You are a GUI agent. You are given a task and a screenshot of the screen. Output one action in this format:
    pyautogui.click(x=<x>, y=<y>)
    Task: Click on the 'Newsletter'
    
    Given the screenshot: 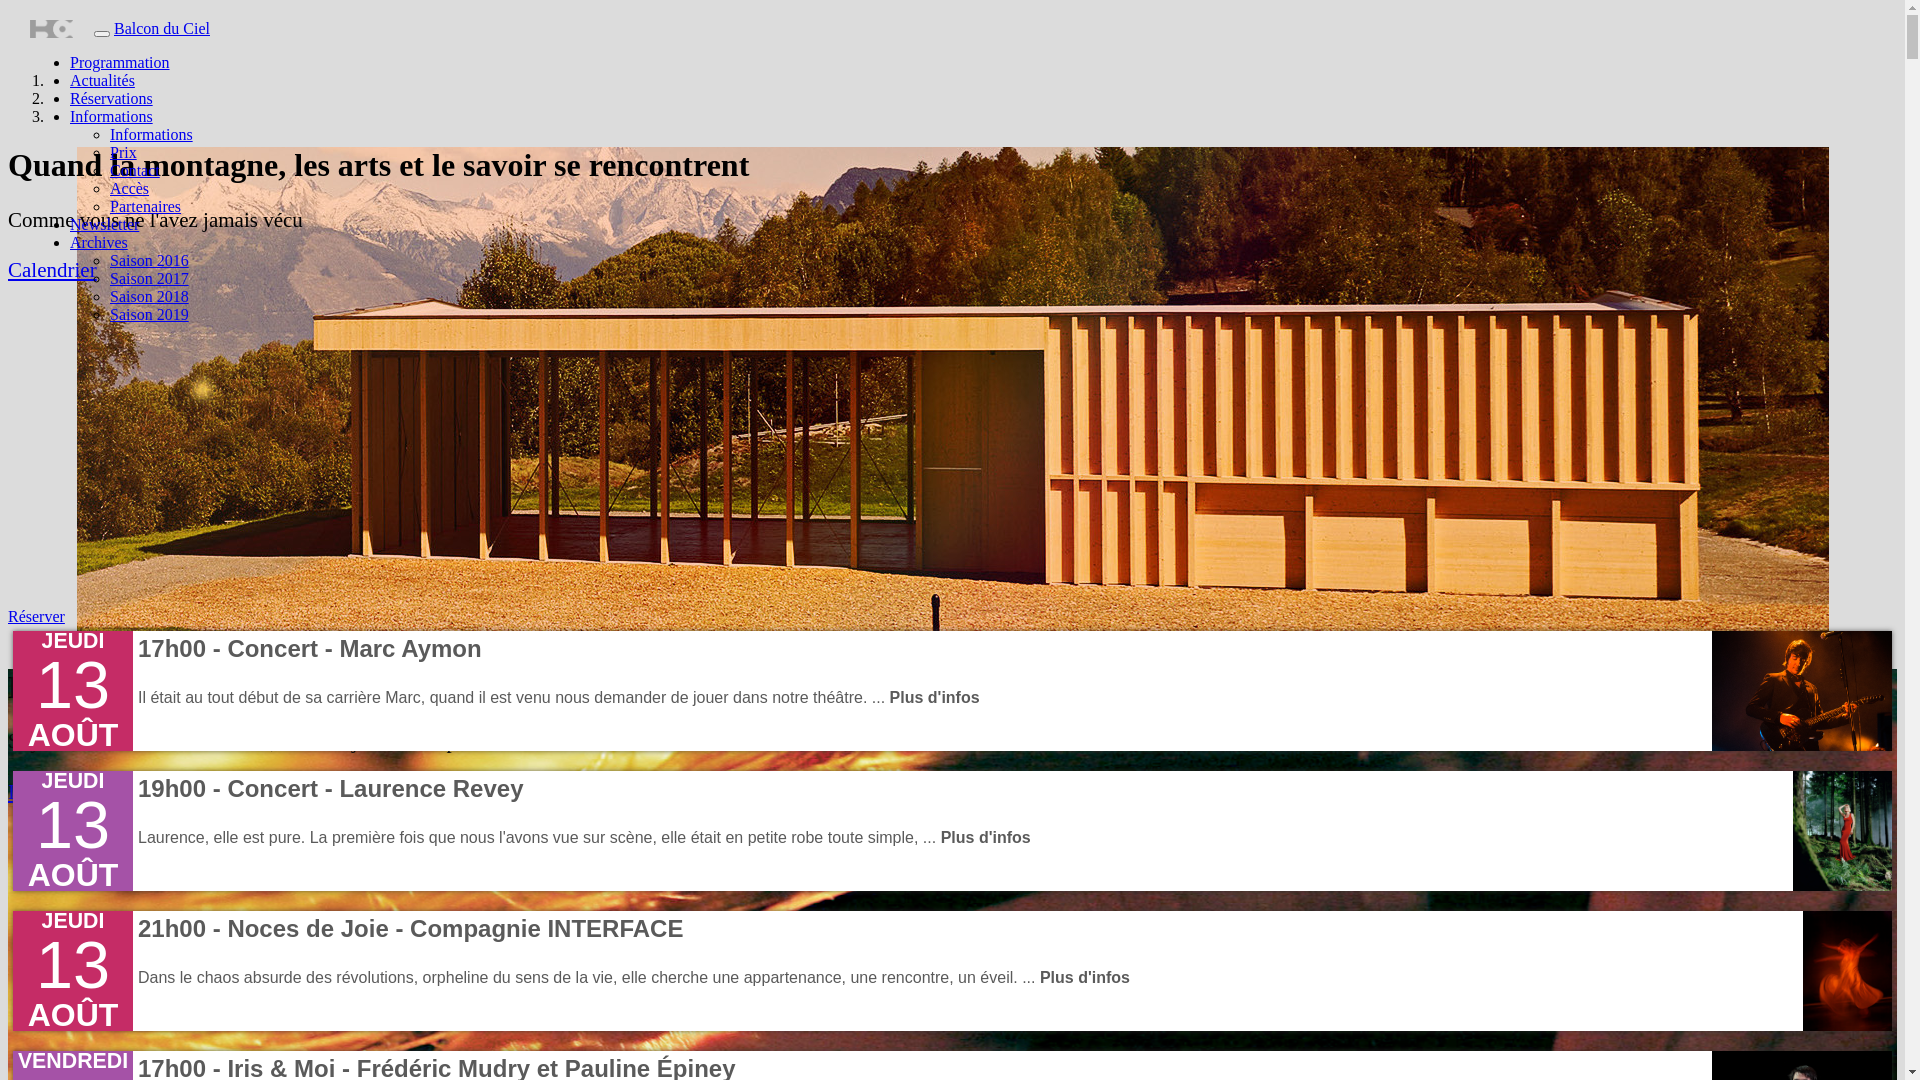 What is the action you would take?
    pyautogui.click(x=103, y=224)
    